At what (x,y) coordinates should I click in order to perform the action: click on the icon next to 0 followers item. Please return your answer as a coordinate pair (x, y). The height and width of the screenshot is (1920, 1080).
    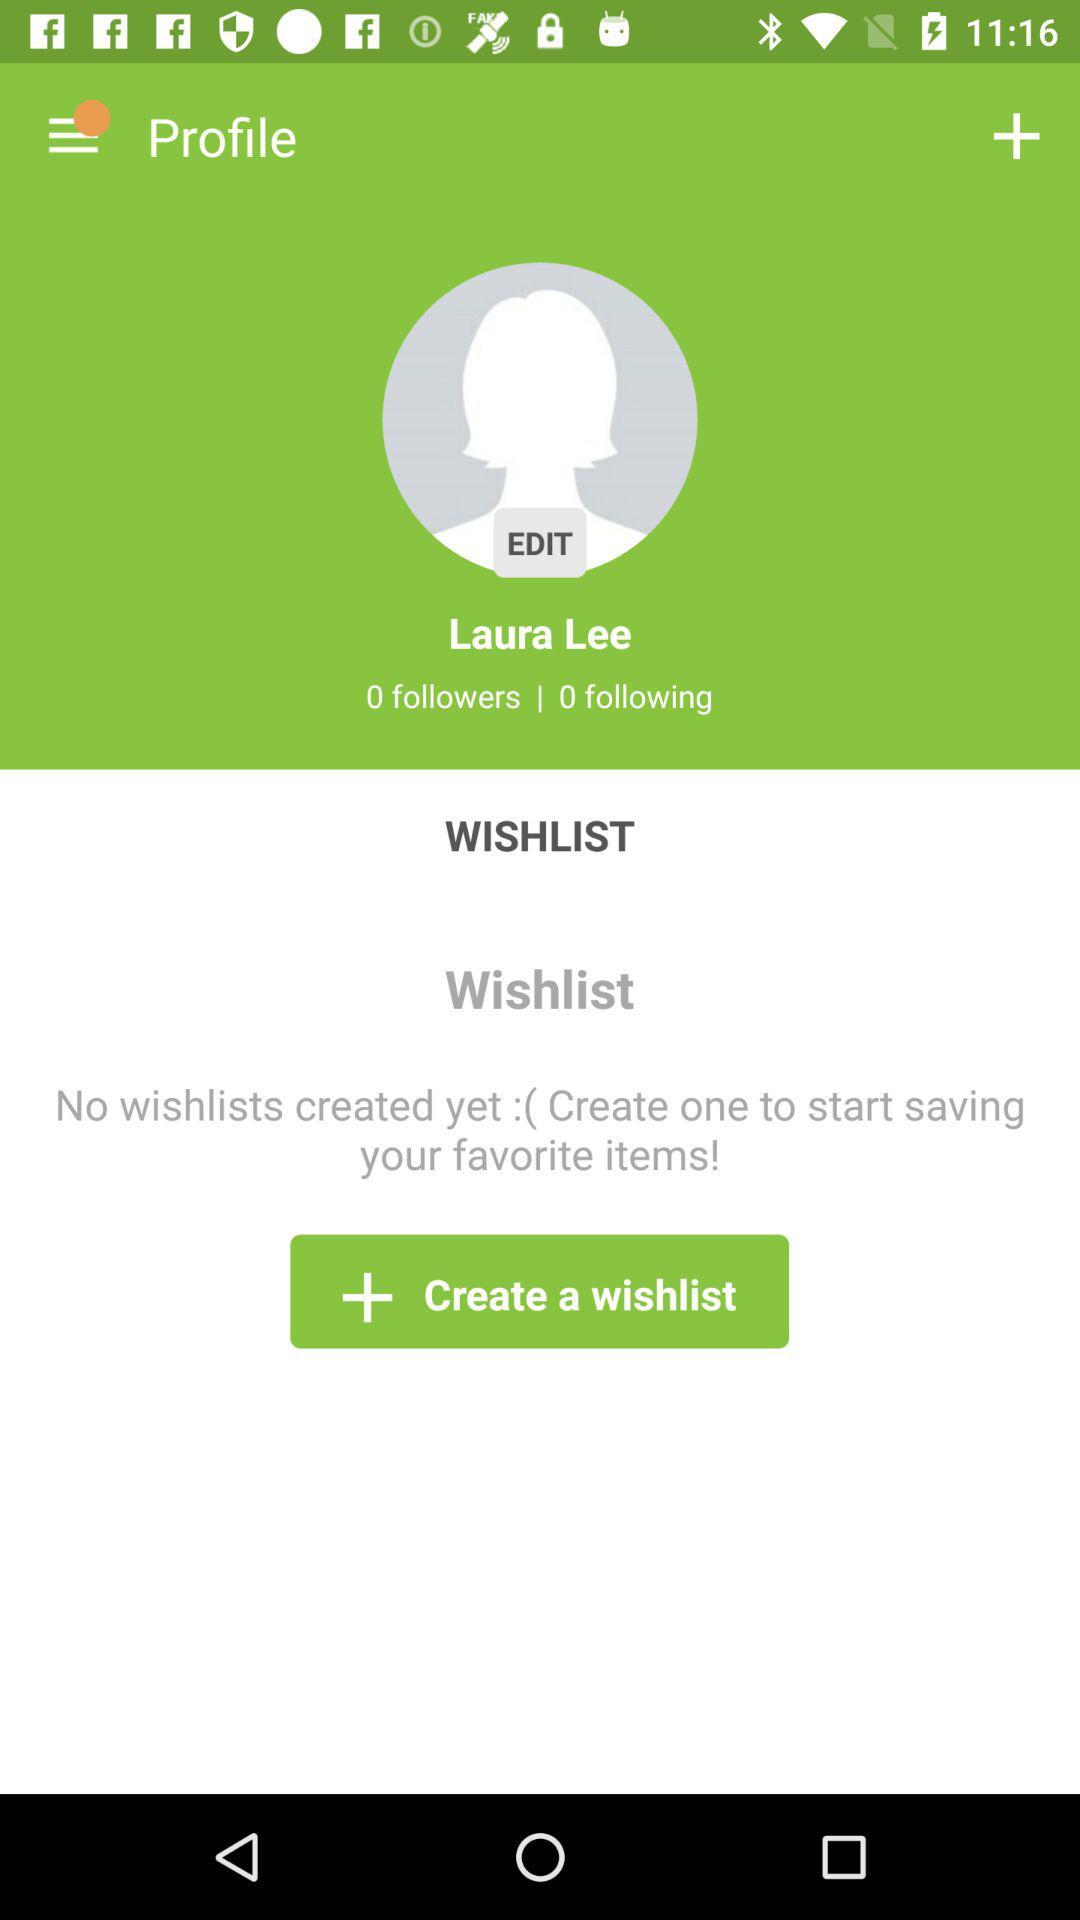
    Looking at the image, I should click on (540, 695).